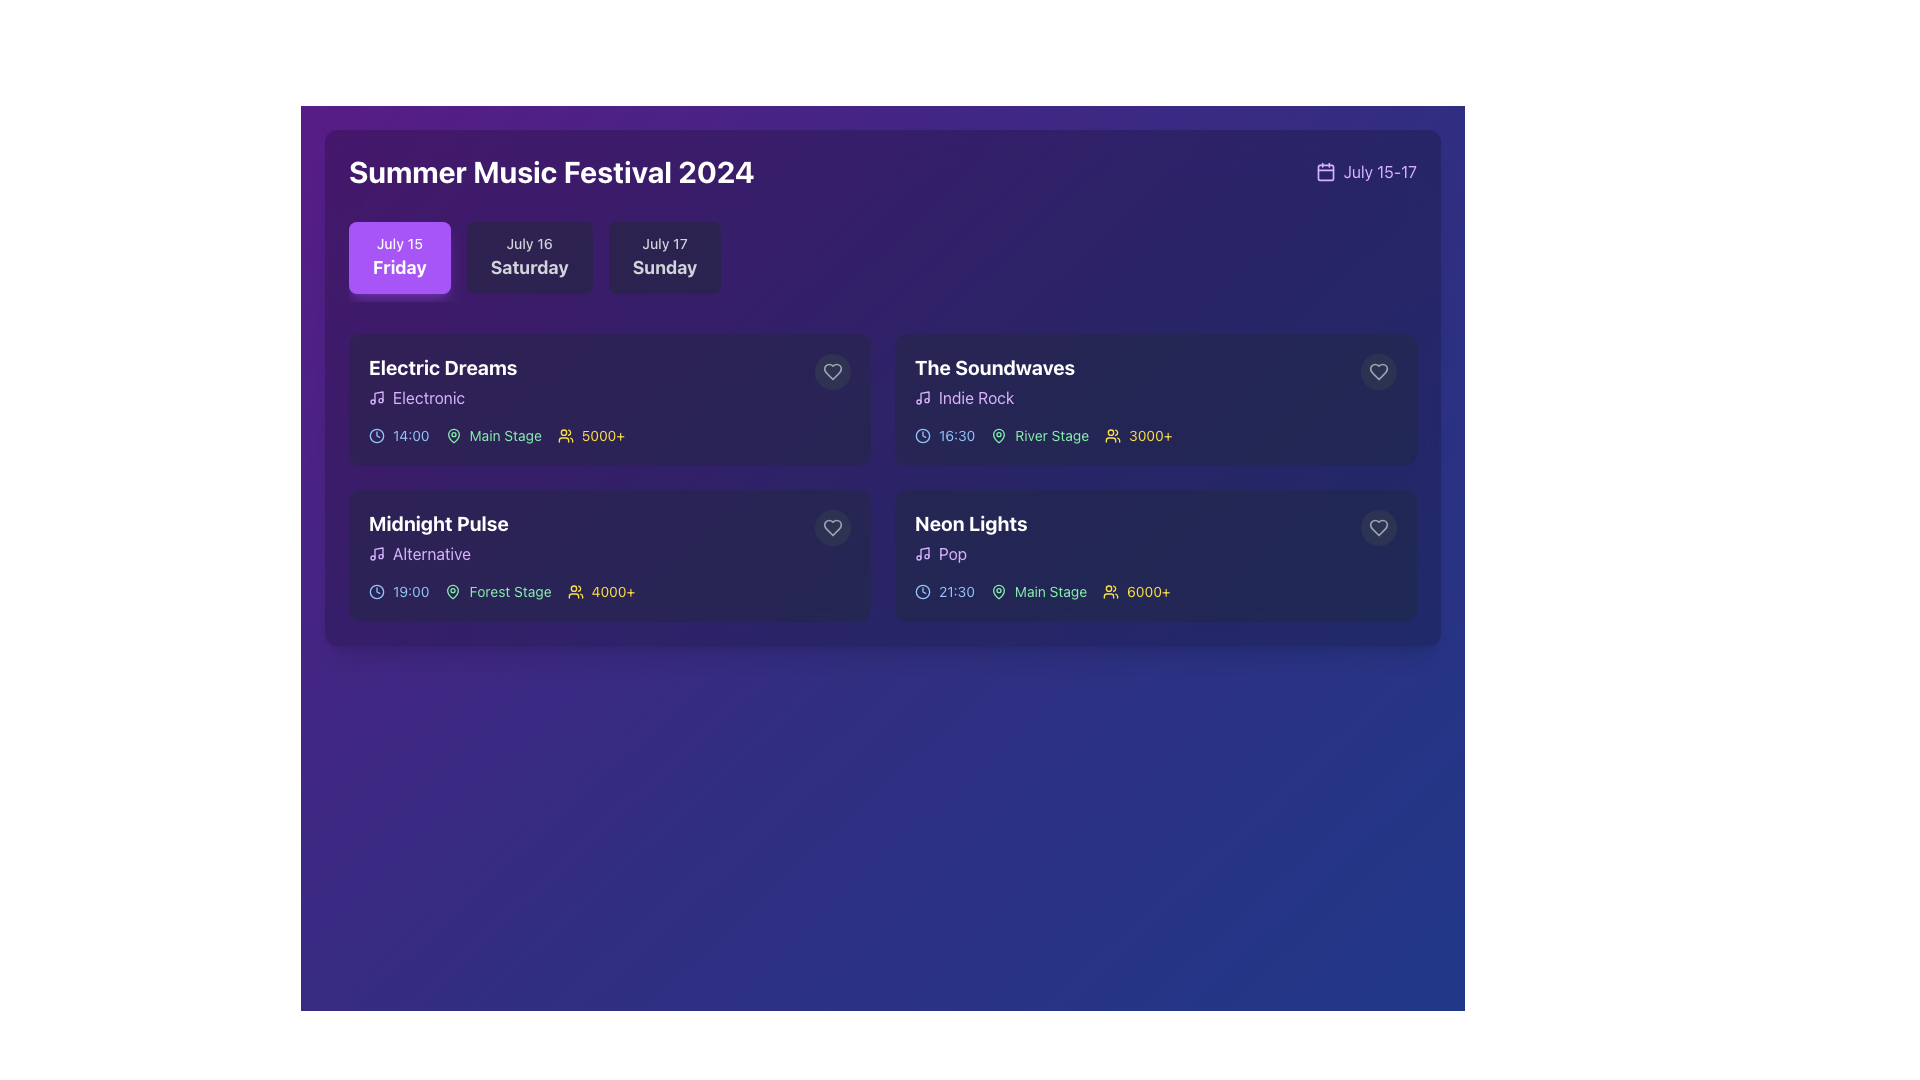 The image size is (1920, 1080). Describe the element at coordinates (833, 371) in the screenshot. I see `the heart icon button for the 'Electric Dreams' event` at that location.